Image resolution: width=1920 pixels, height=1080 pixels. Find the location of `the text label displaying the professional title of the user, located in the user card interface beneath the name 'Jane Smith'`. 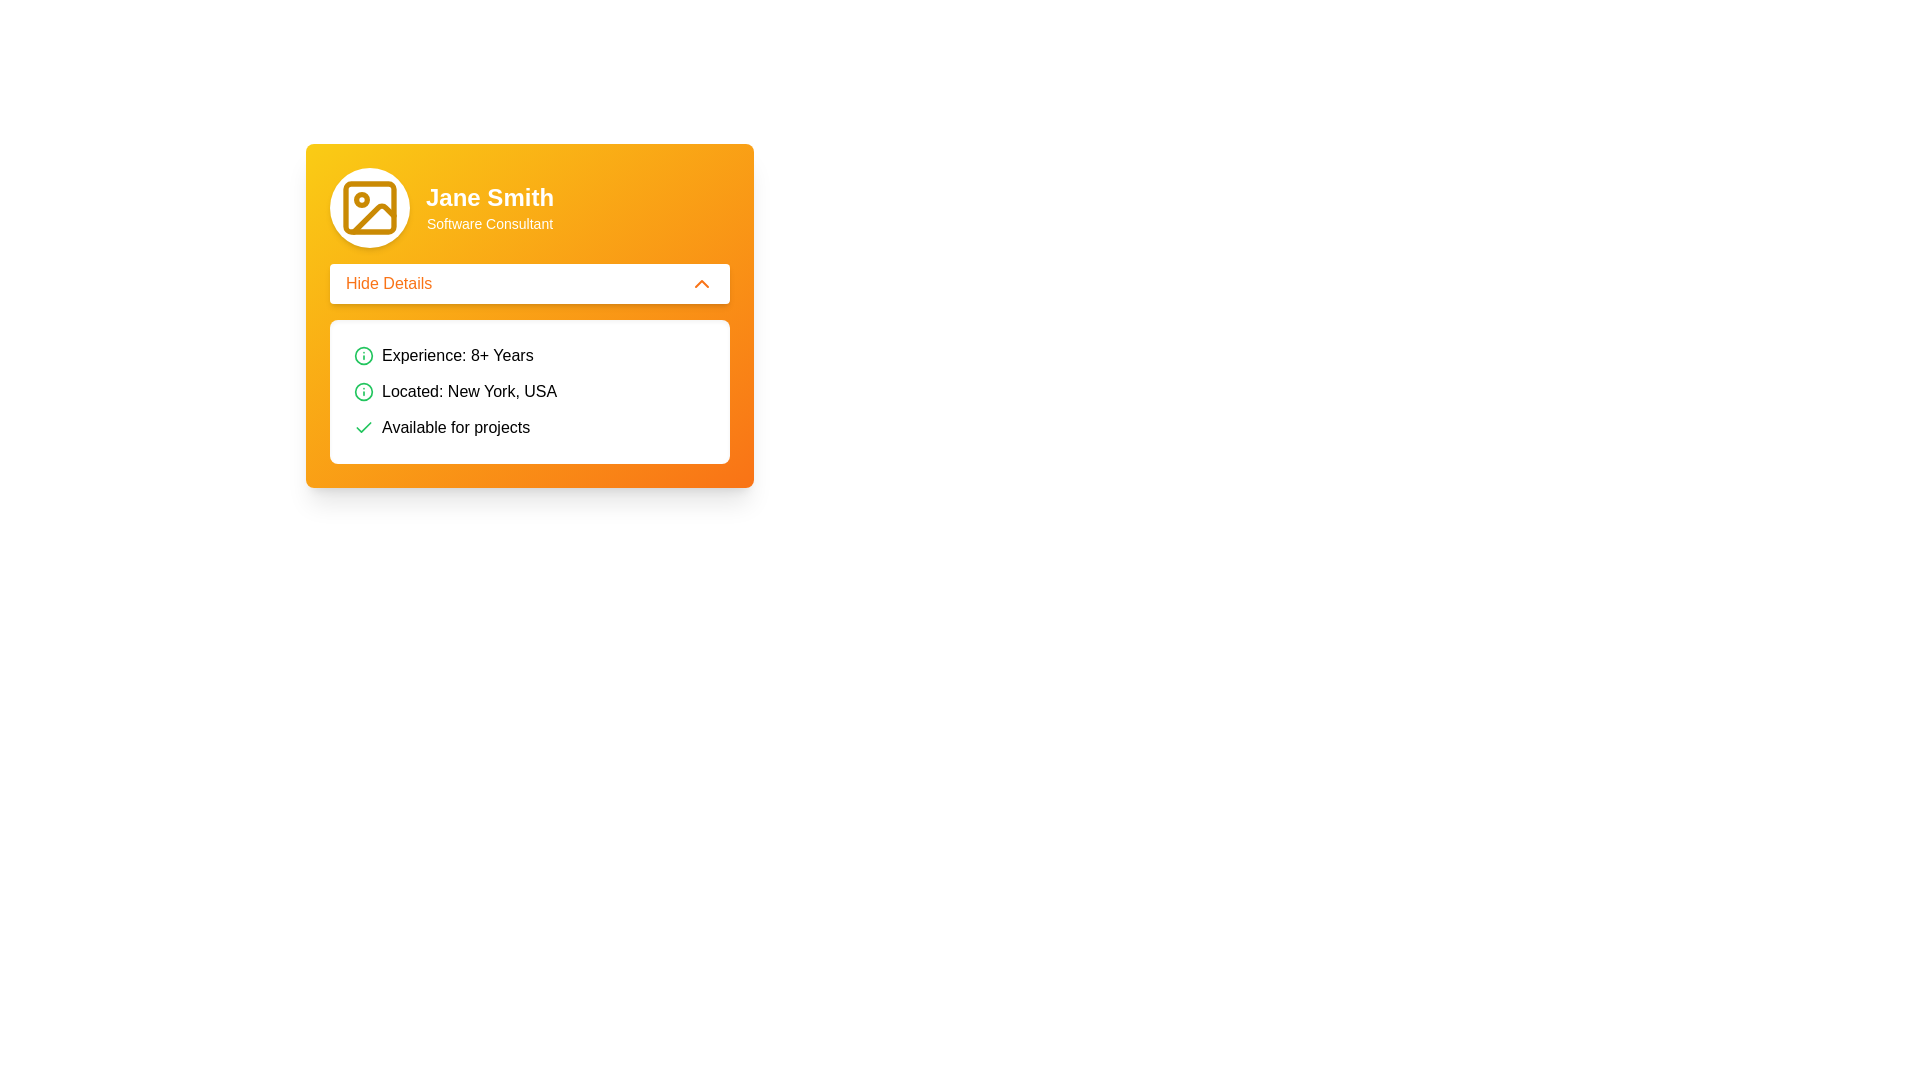

the text label displaying the professional title of the user, located in the user card interface beneath the name 'Jane Smith' is located at coordinates (489, 223).